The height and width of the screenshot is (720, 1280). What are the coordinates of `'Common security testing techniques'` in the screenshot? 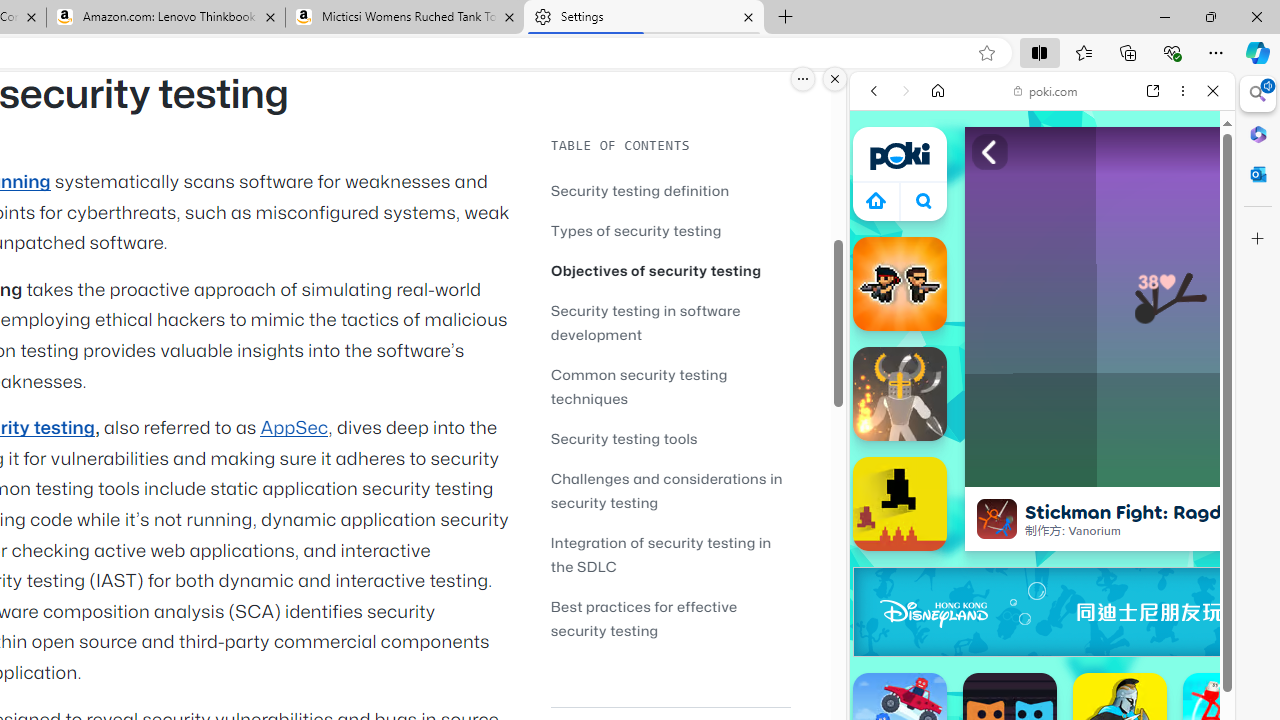 It's located at (638, 386).